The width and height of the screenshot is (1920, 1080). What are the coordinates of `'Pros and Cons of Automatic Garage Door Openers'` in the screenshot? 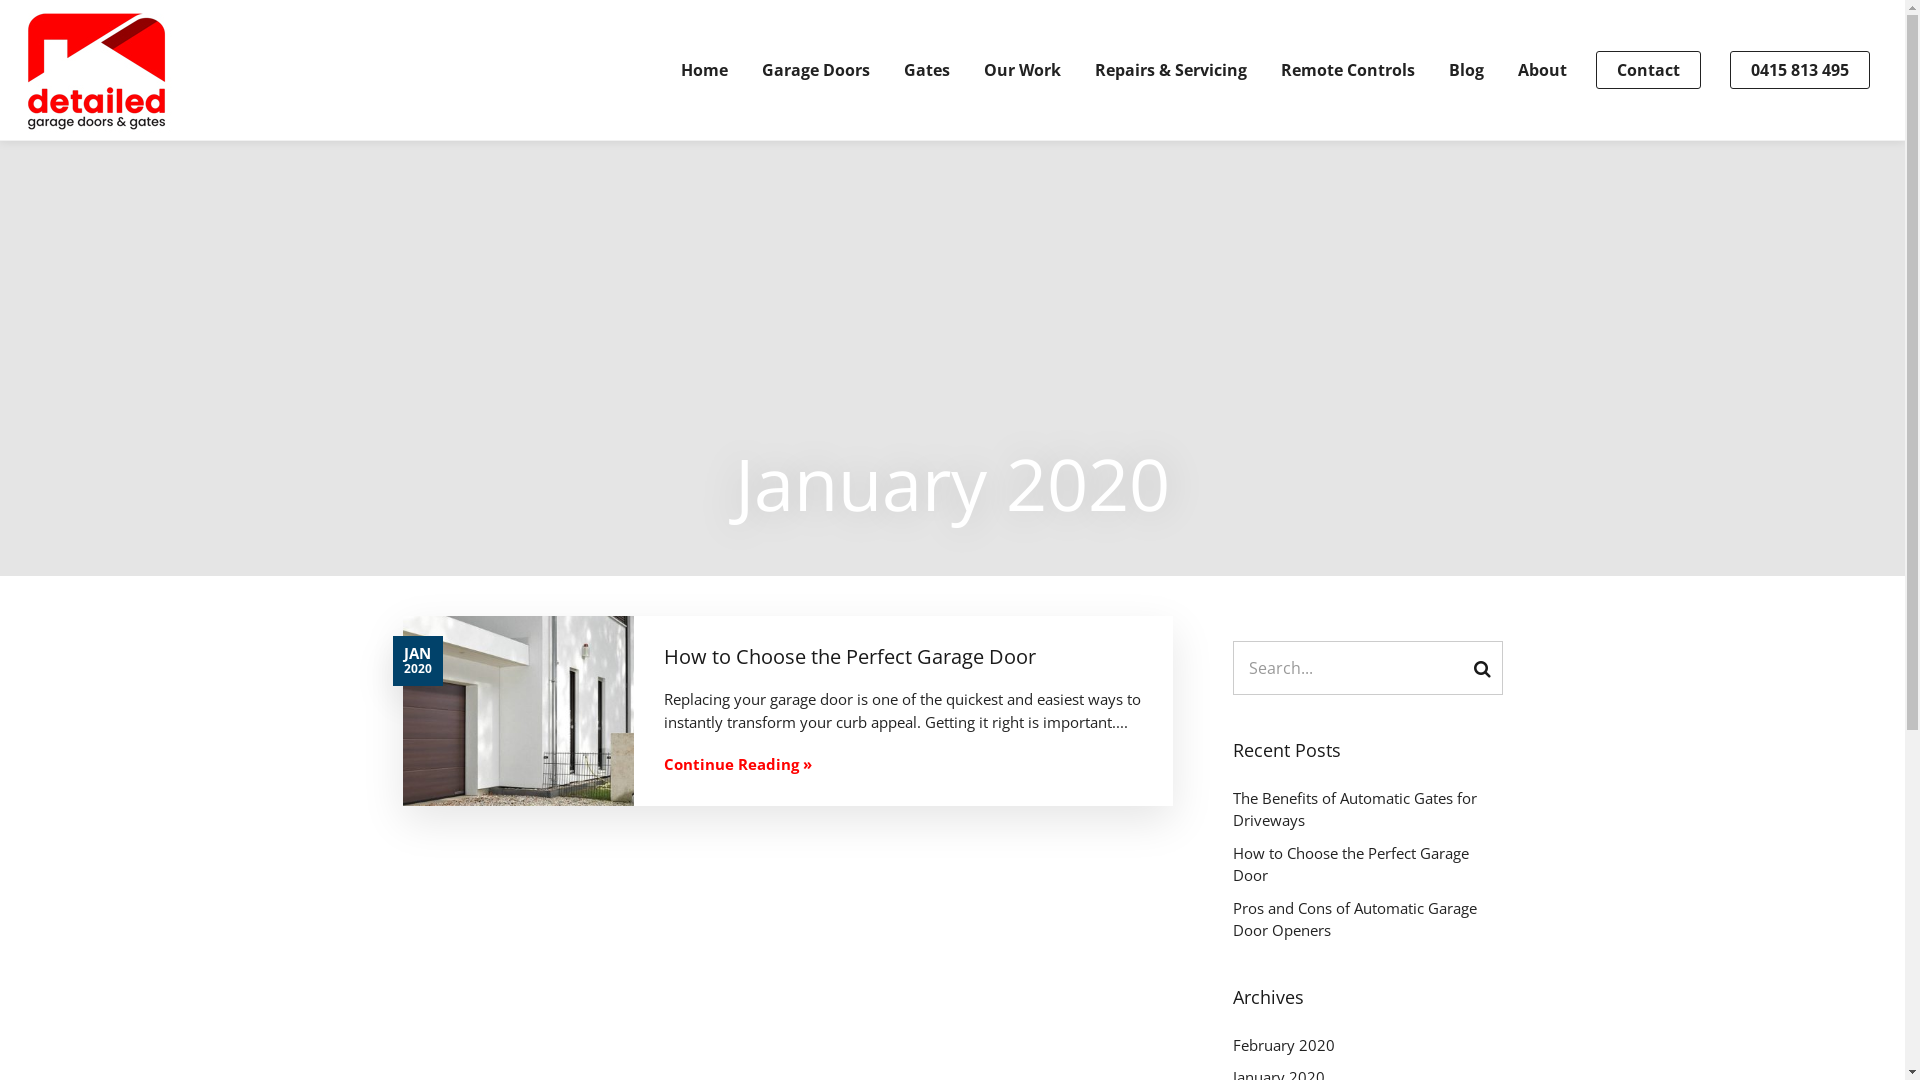 It's located at (1366, 919).